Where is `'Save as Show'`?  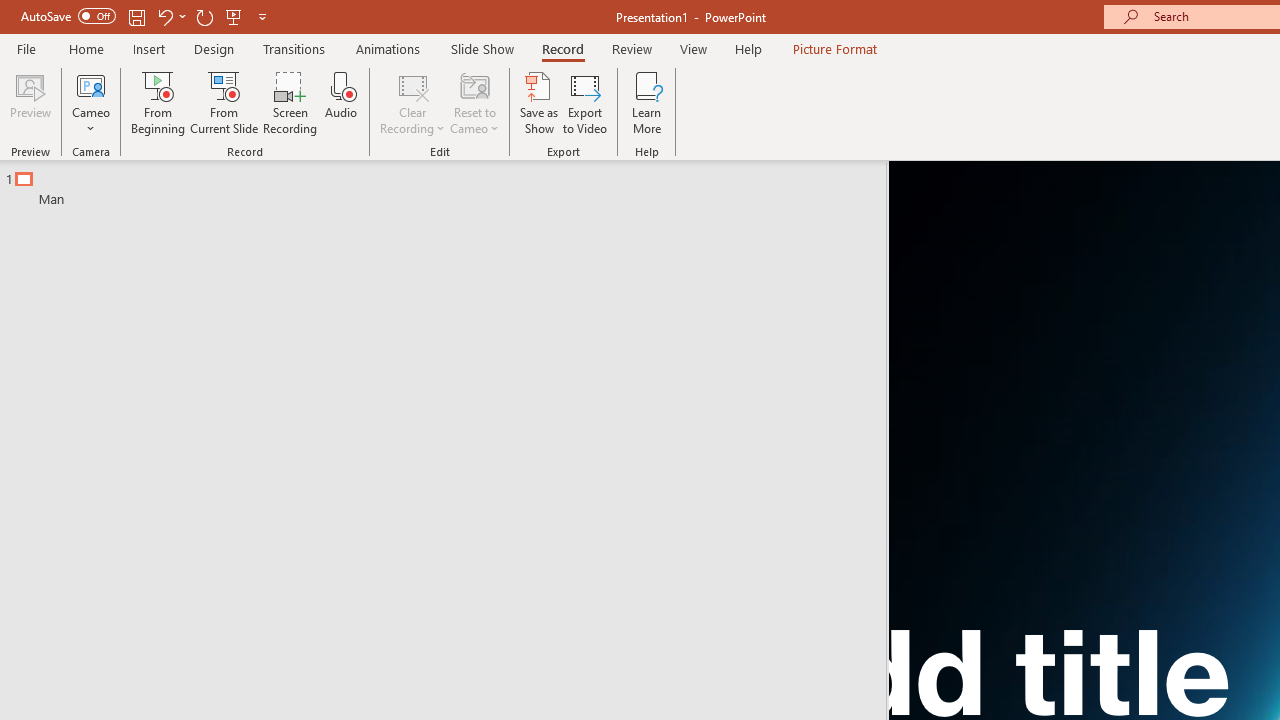 'Save as Show' is located at coordinates (539, 103).